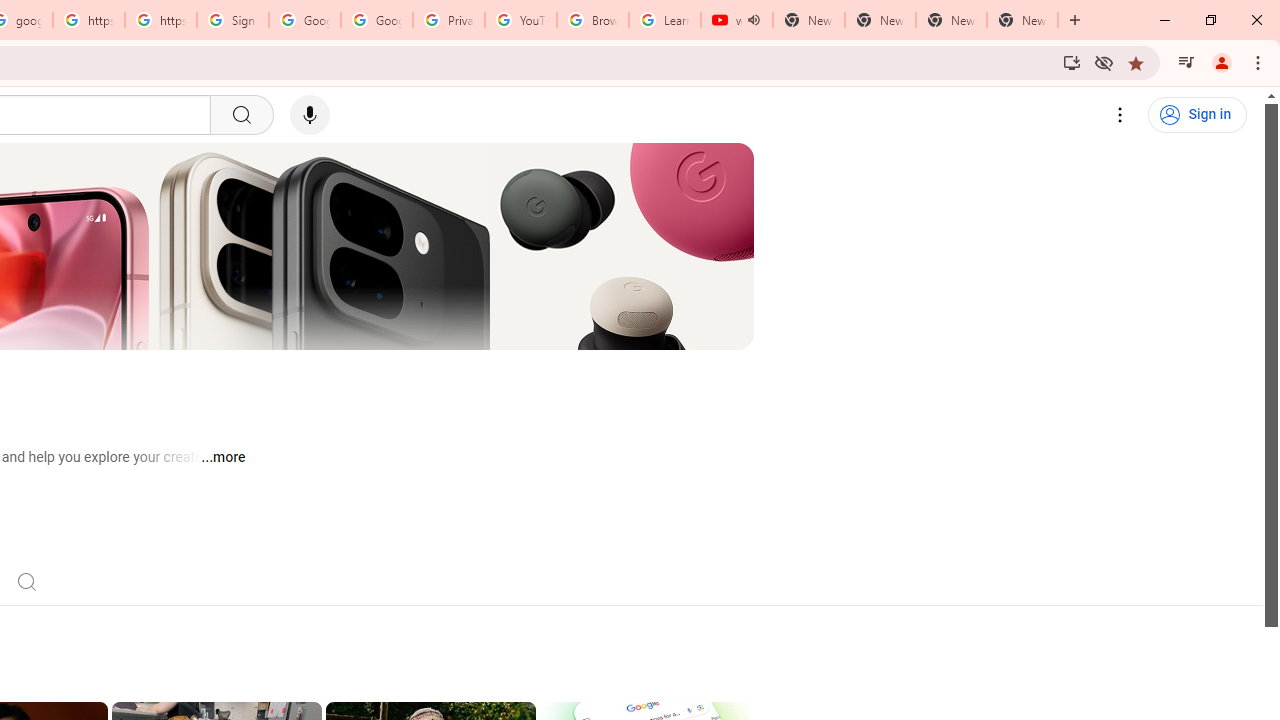  Describe the element at coordinates (1120, 115) in the screenshot. I see `'Settings'` at that location.